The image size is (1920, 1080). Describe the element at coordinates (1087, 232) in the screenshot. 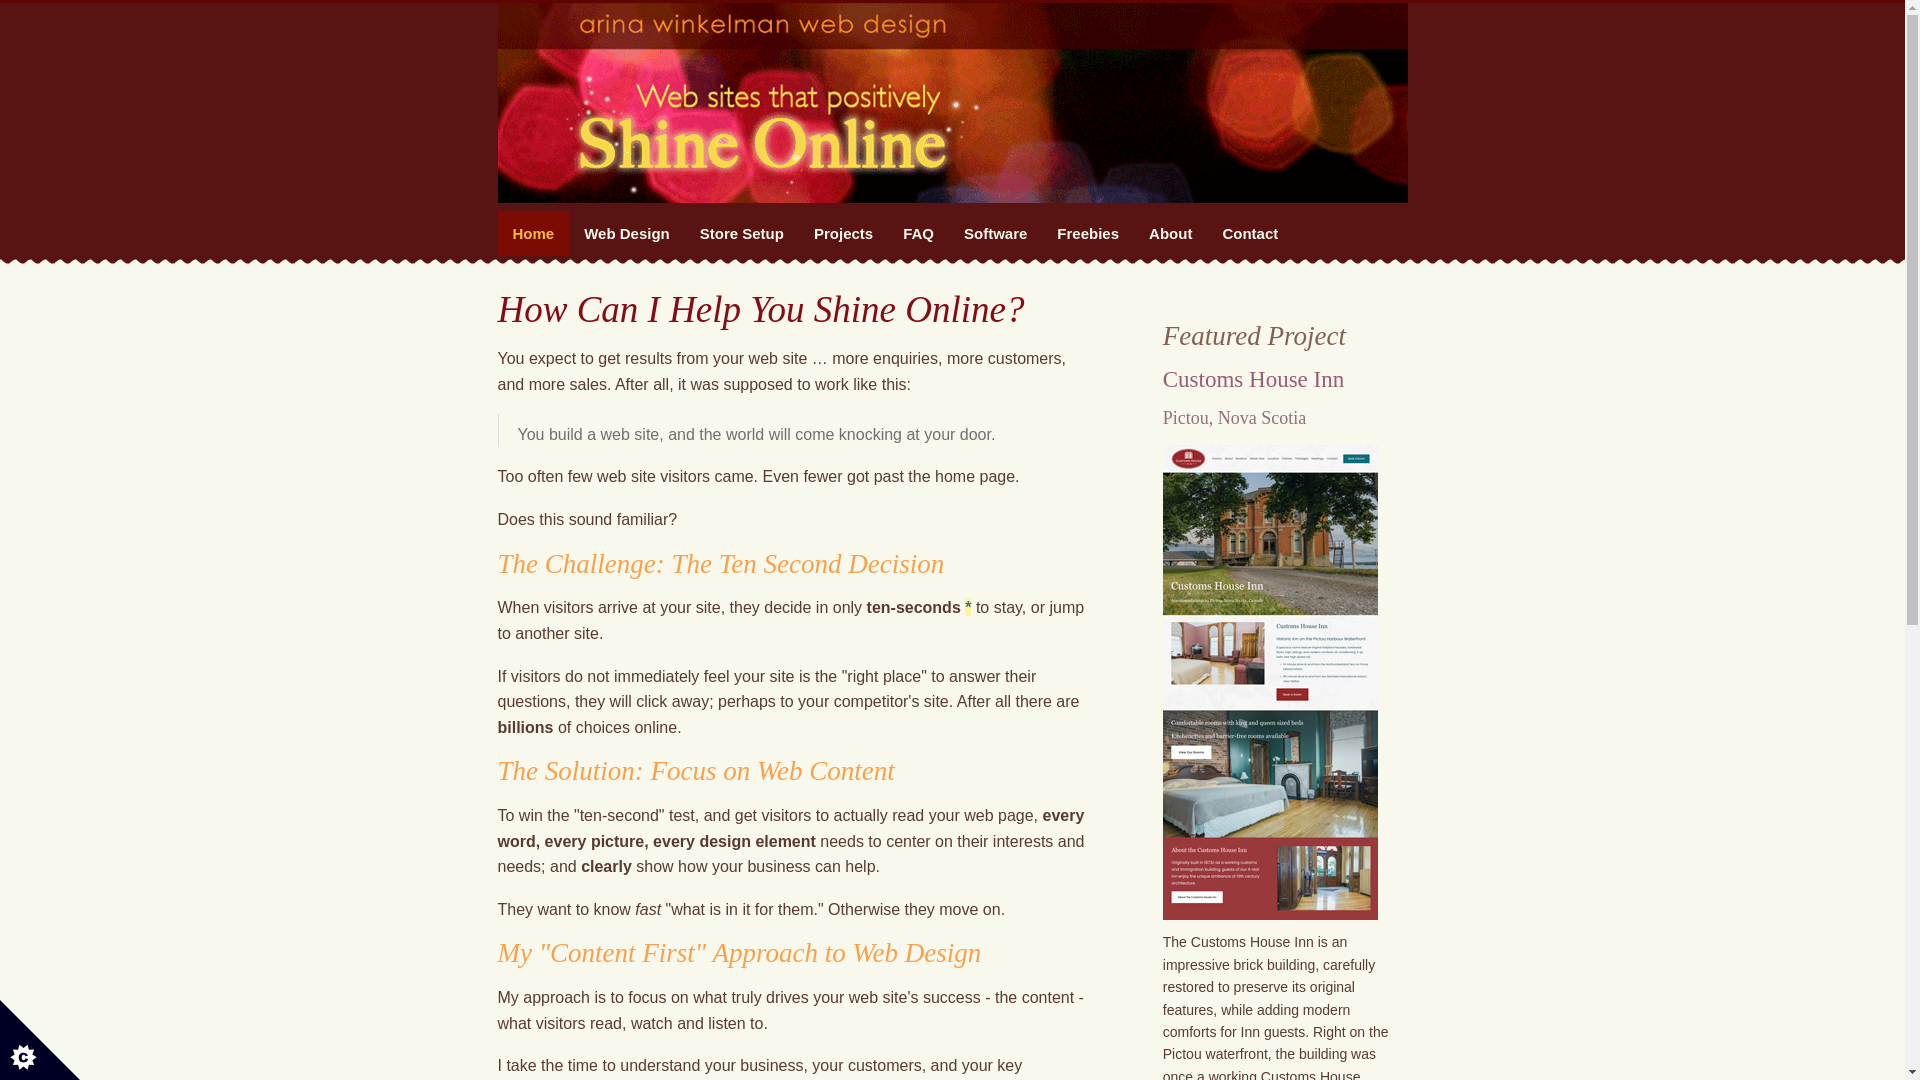

I see `'Freebies'` at that location.